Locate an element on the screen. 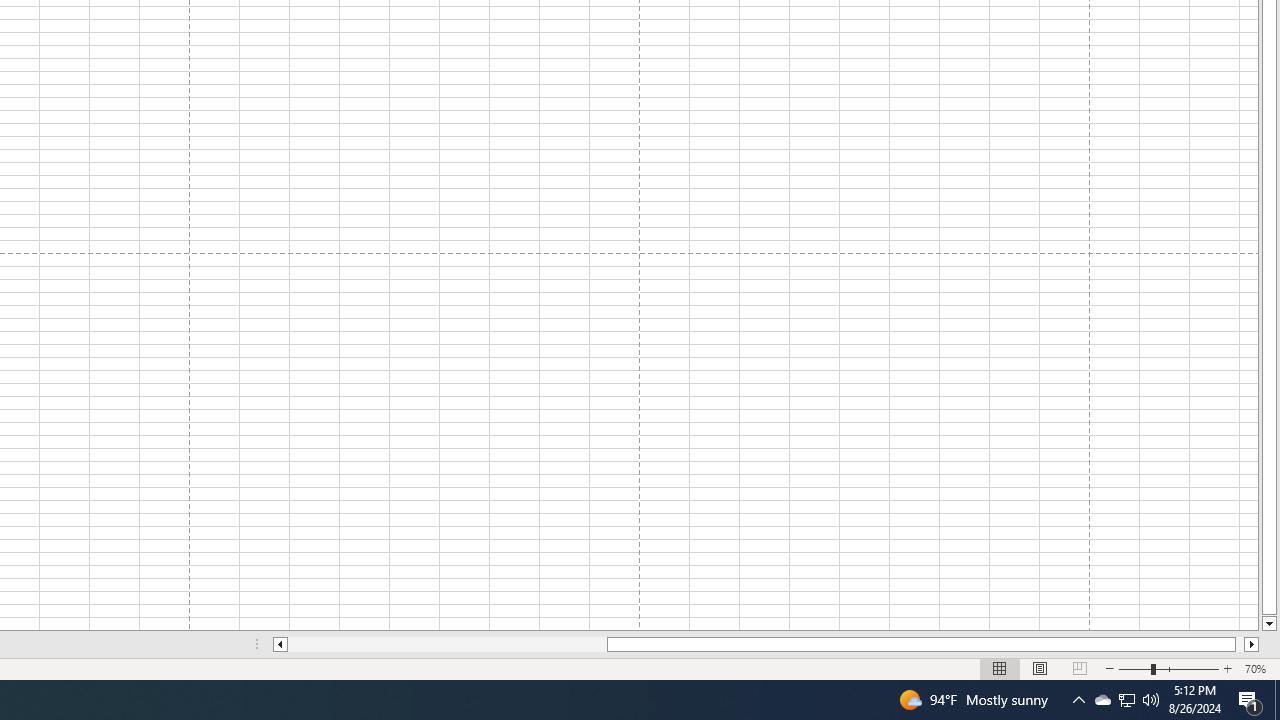  'Zoom In' is located at coordinates (1226, 669).